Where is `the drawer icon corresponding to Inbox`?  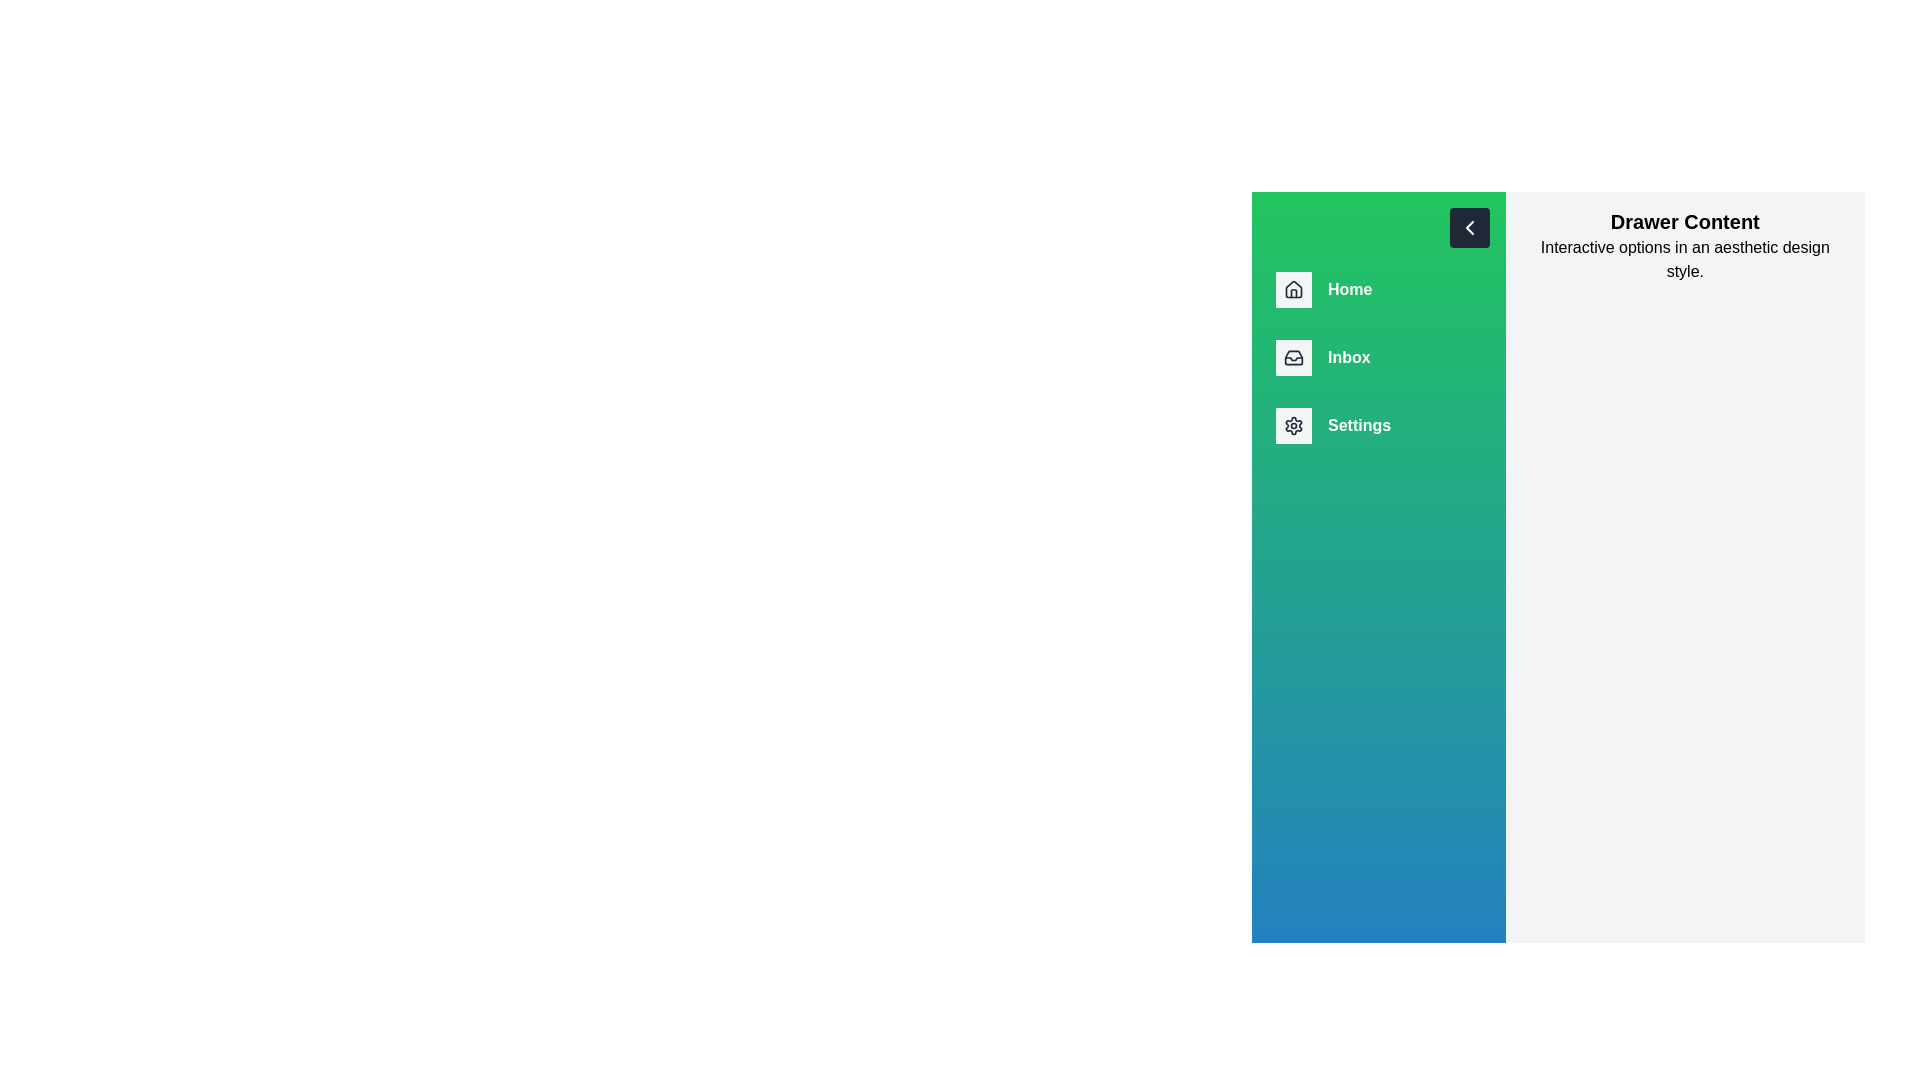
the drawer icon corresponding to Inbox is located at coordinates (1294, 357).